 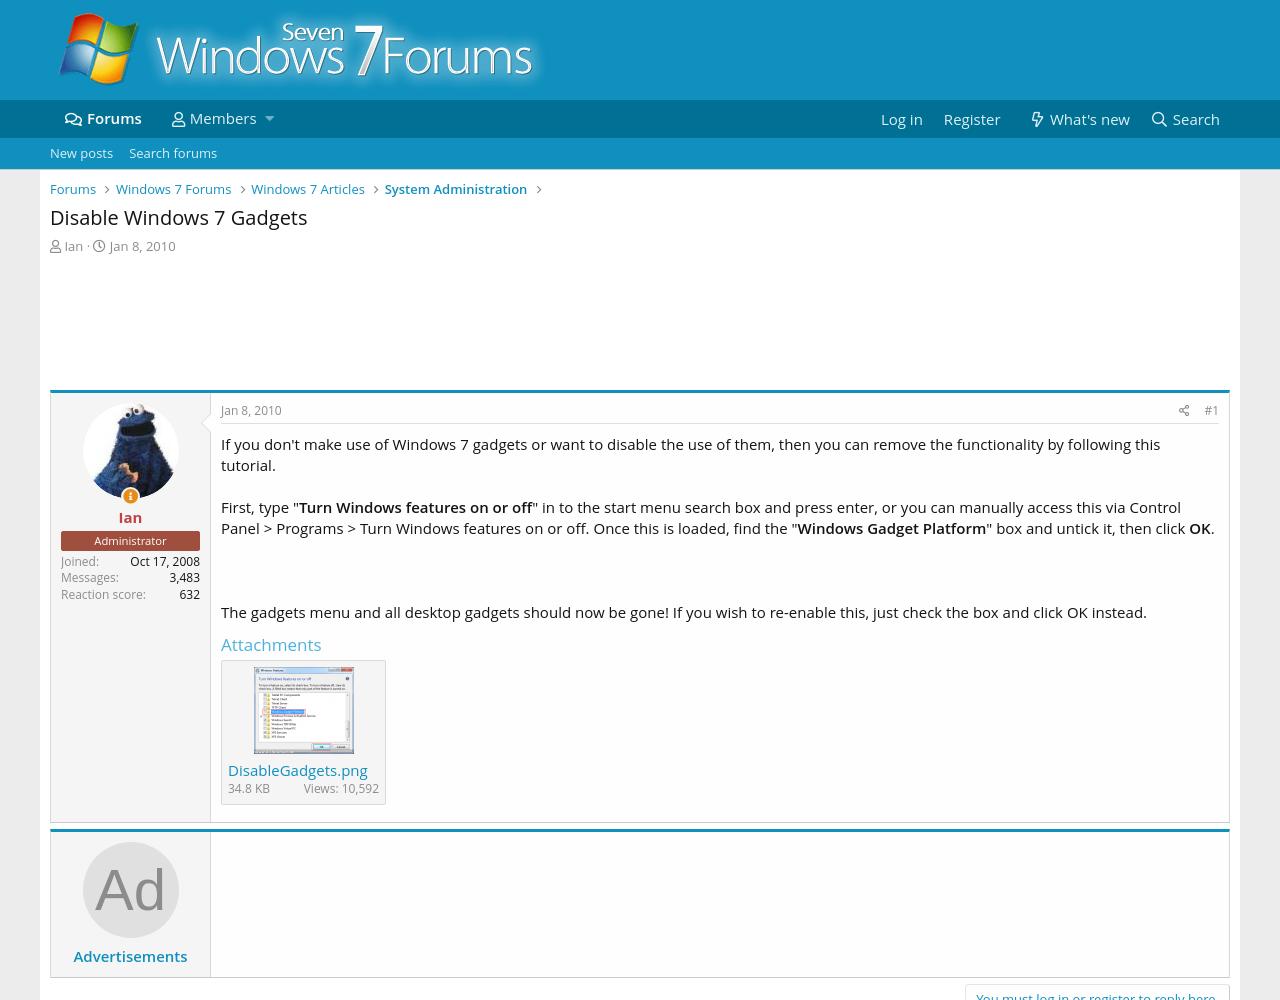 What do you see at coordinates (1210, 410) in the screenshot?
I see `'#1'` at bounding box center [1210, 410].